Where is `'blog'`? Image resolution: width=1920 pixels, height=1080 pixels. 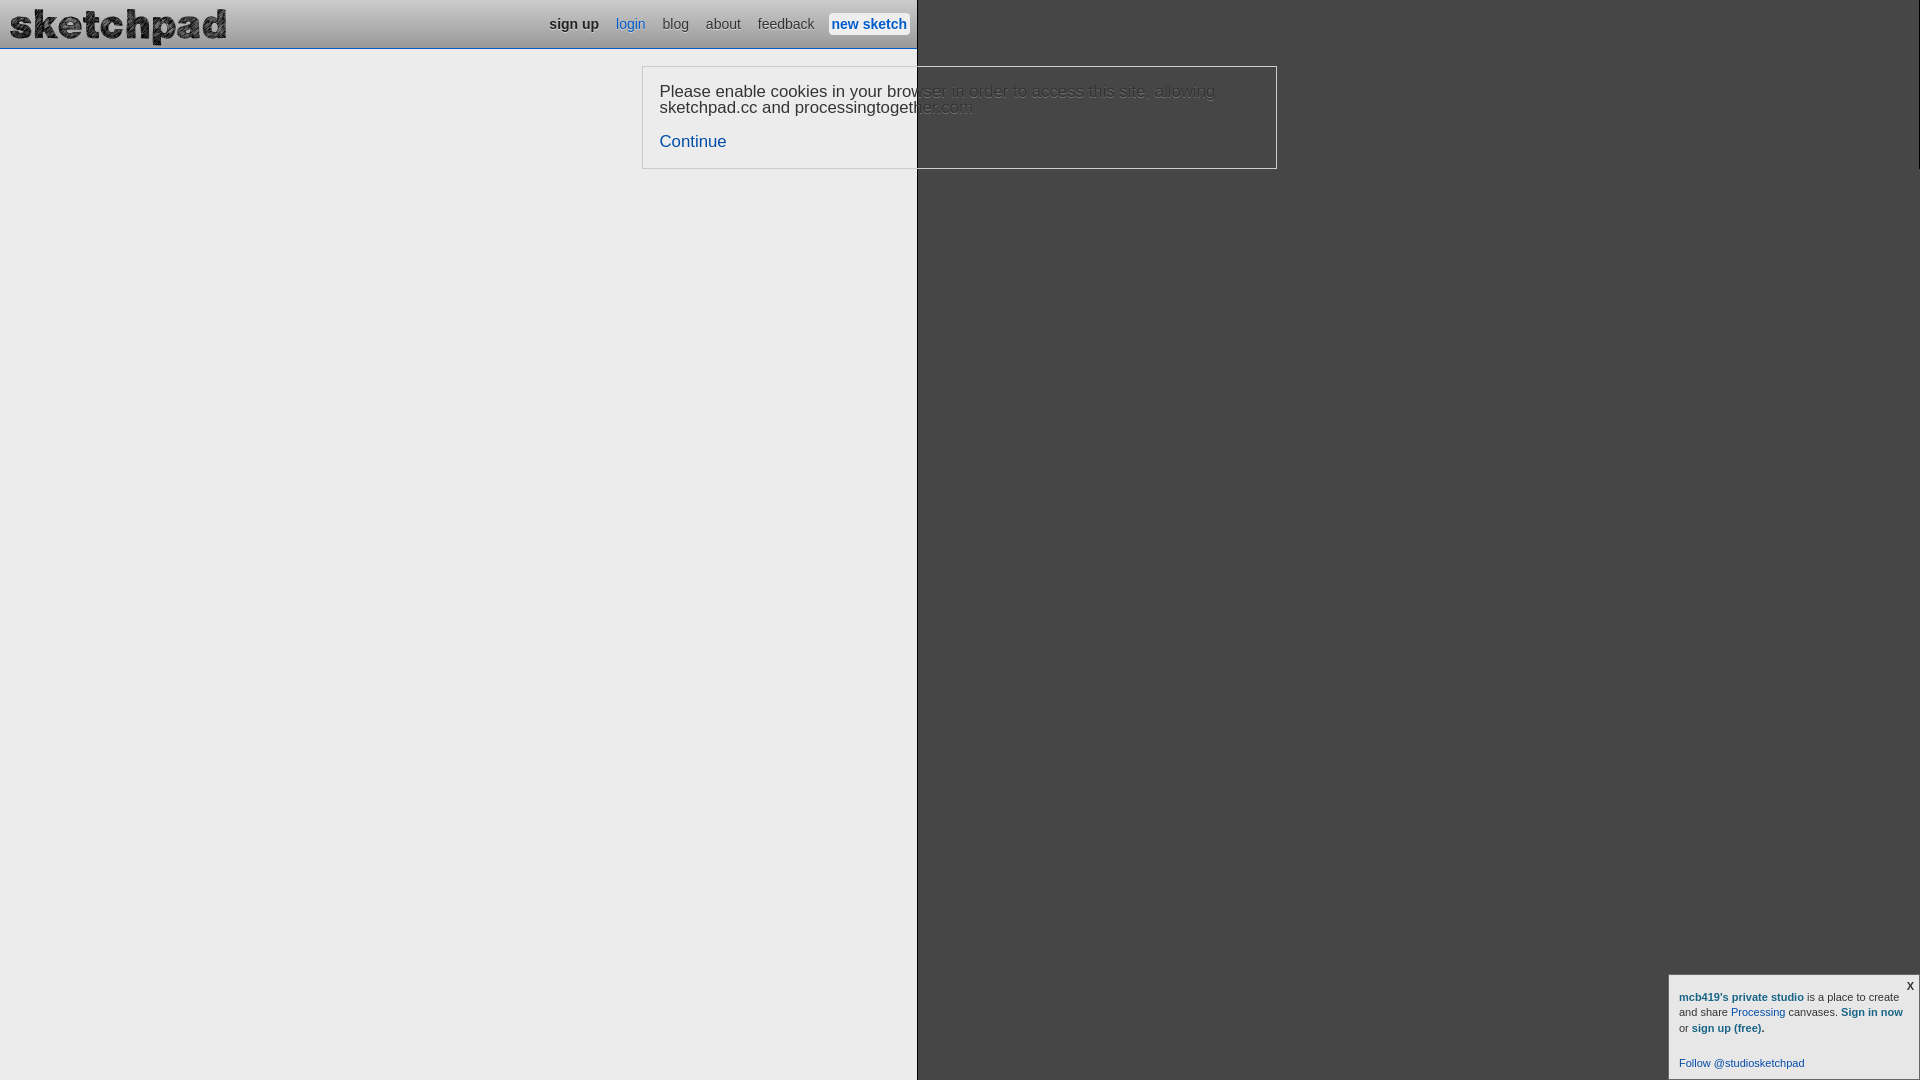
'blog' is located at coordinates (660, 23).